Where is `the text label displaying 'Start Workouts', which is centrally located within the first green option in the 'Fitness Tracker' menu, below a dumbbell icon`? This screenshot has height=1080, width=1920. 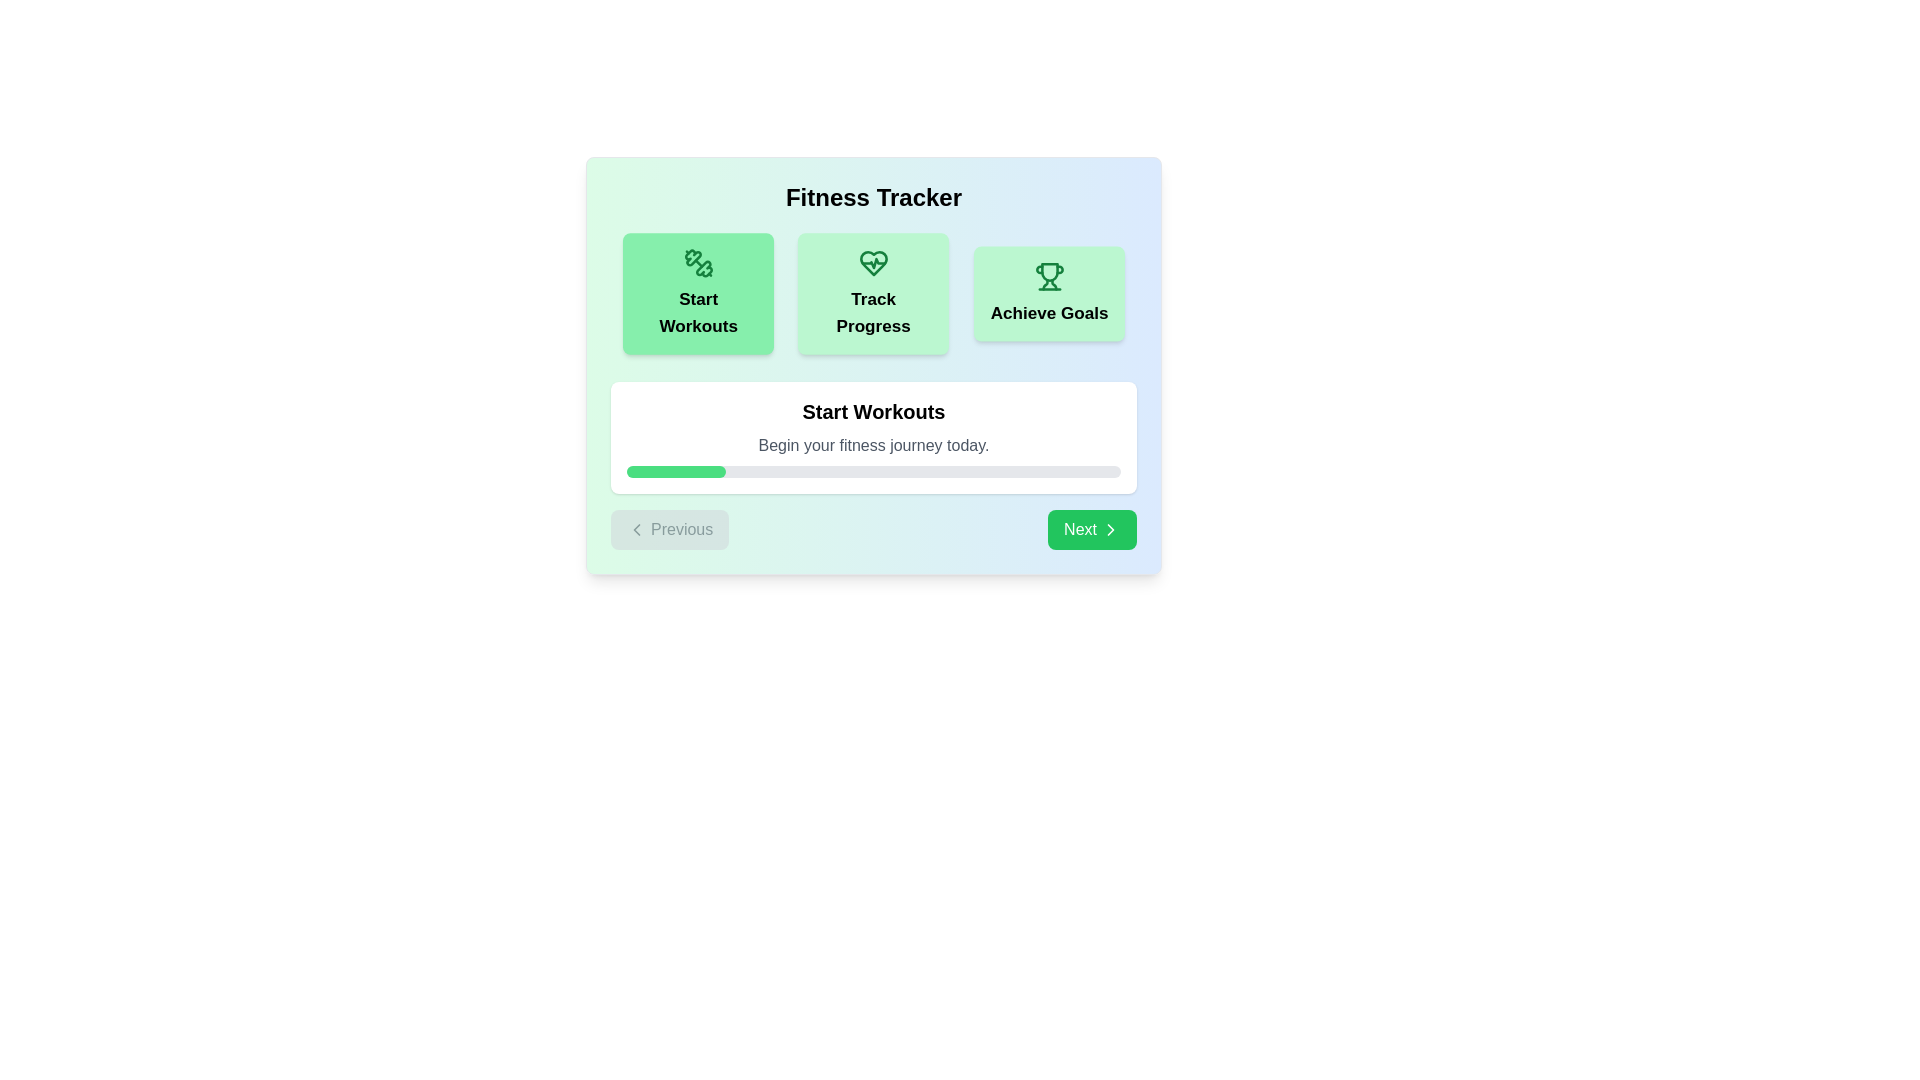
the text label displaying 'Start Workouts', which is centrally located within the first green option in the 'Fitness Tracker' menu, below a dumbbell icon is located at coordinates (698, 312).